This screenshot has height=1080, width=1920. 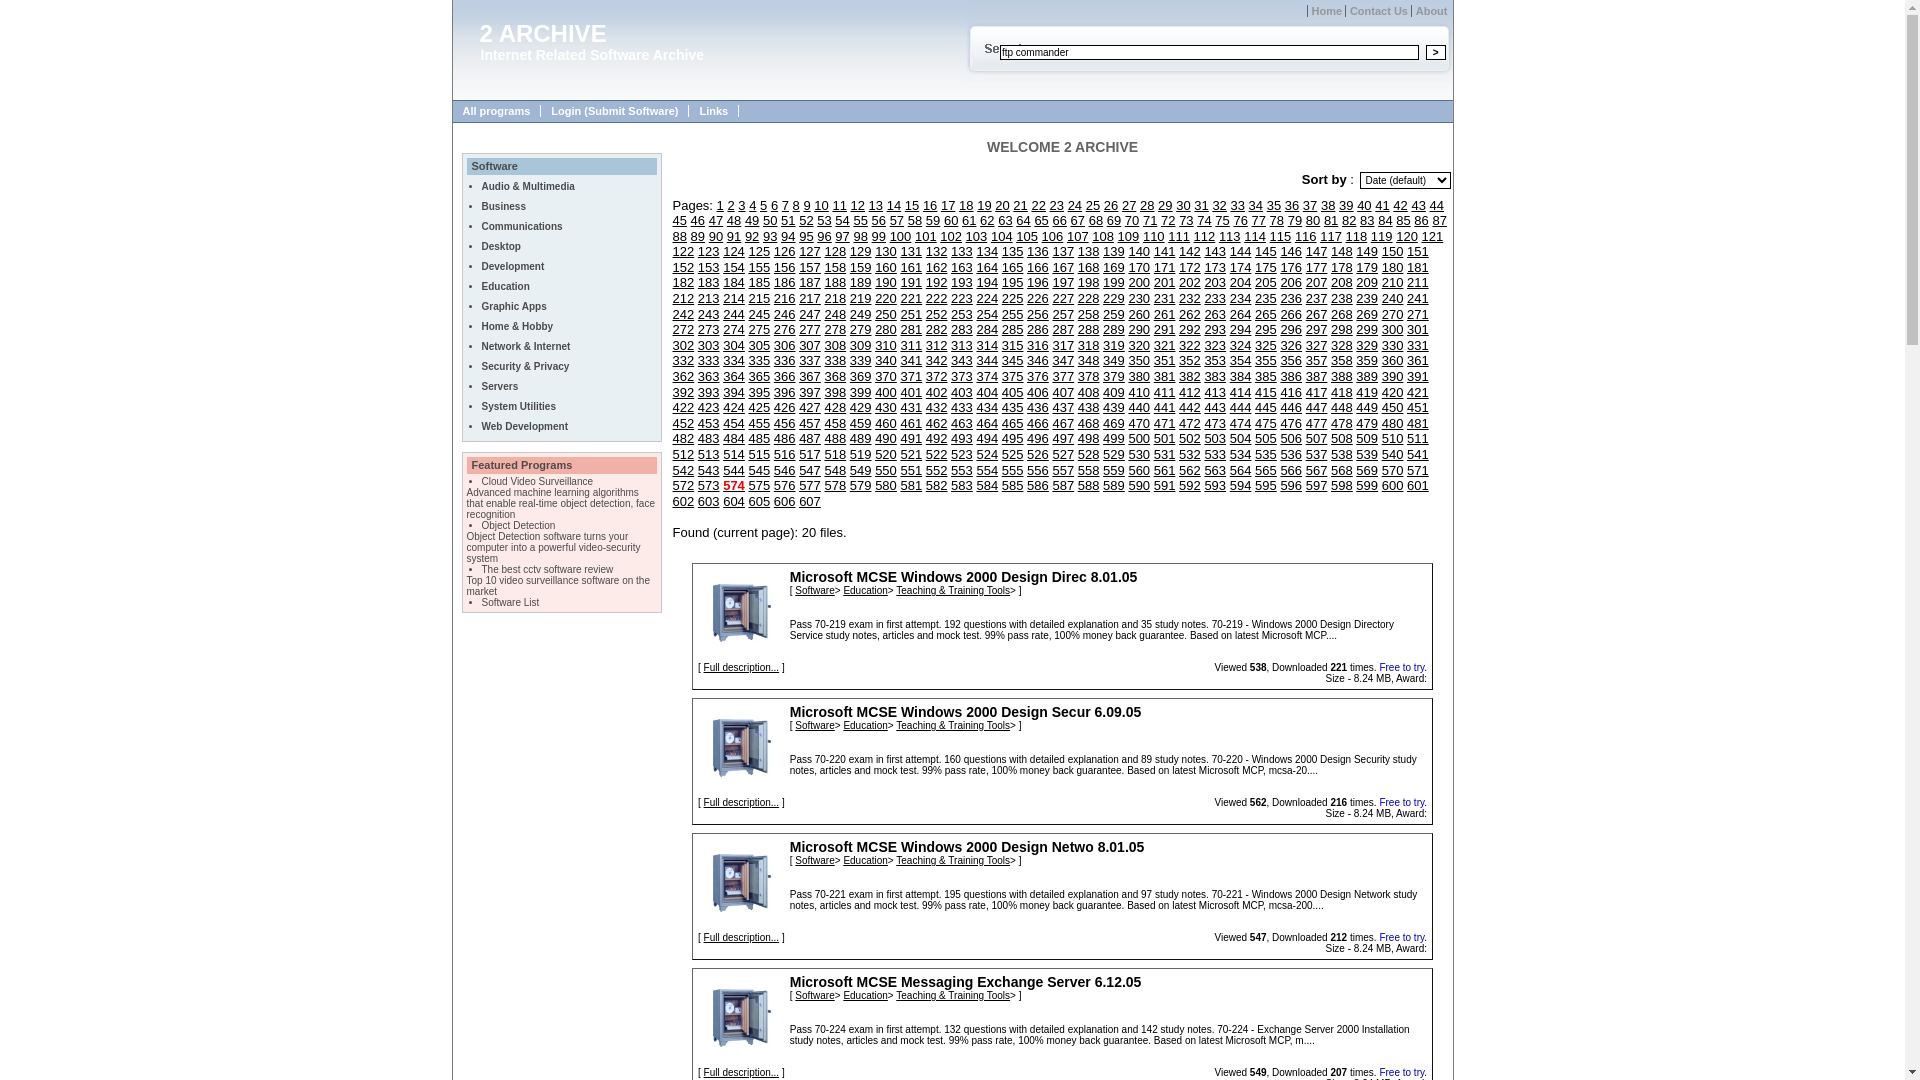 I want to click on '114', so click(x=1242, y=235).